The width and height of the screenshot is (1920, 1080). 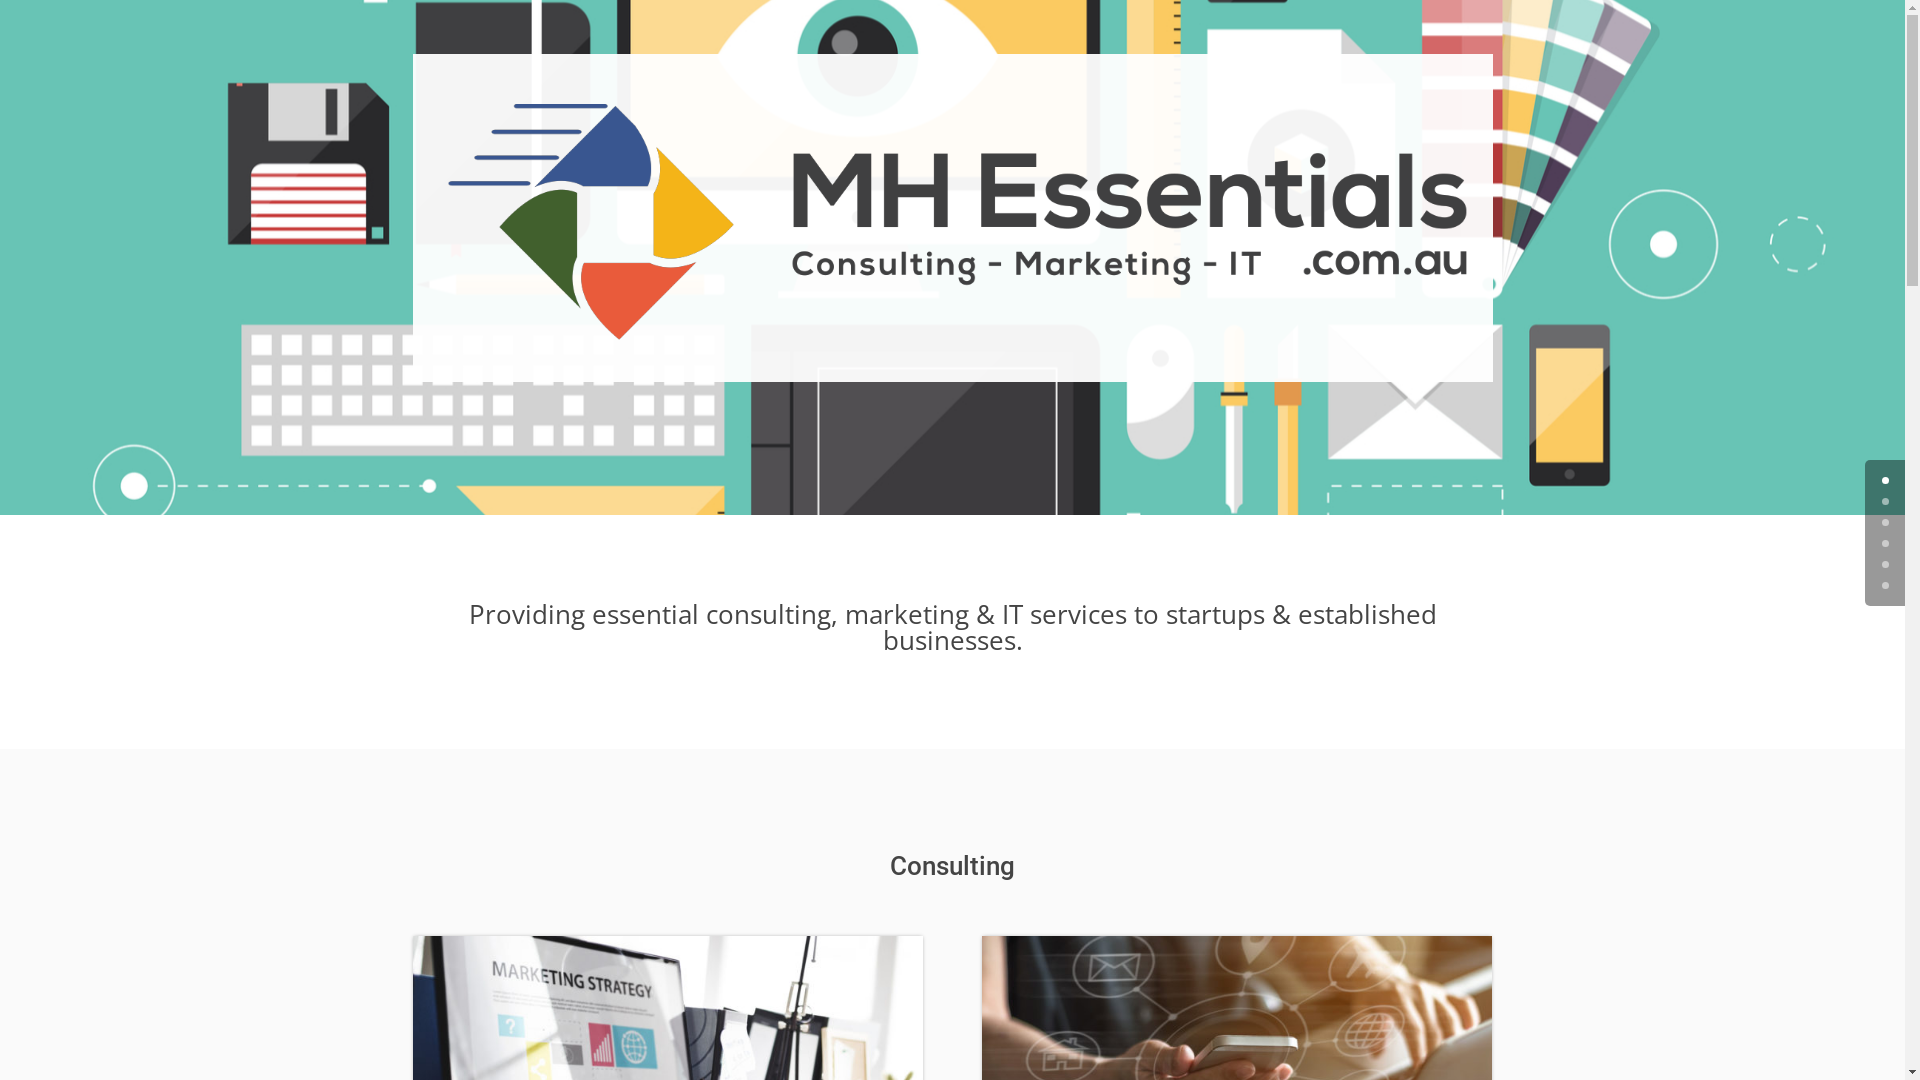 What do you see at coordinates (1884, 543) in the screenshot?
I see `'3'` at bounding box center [1884, 543].